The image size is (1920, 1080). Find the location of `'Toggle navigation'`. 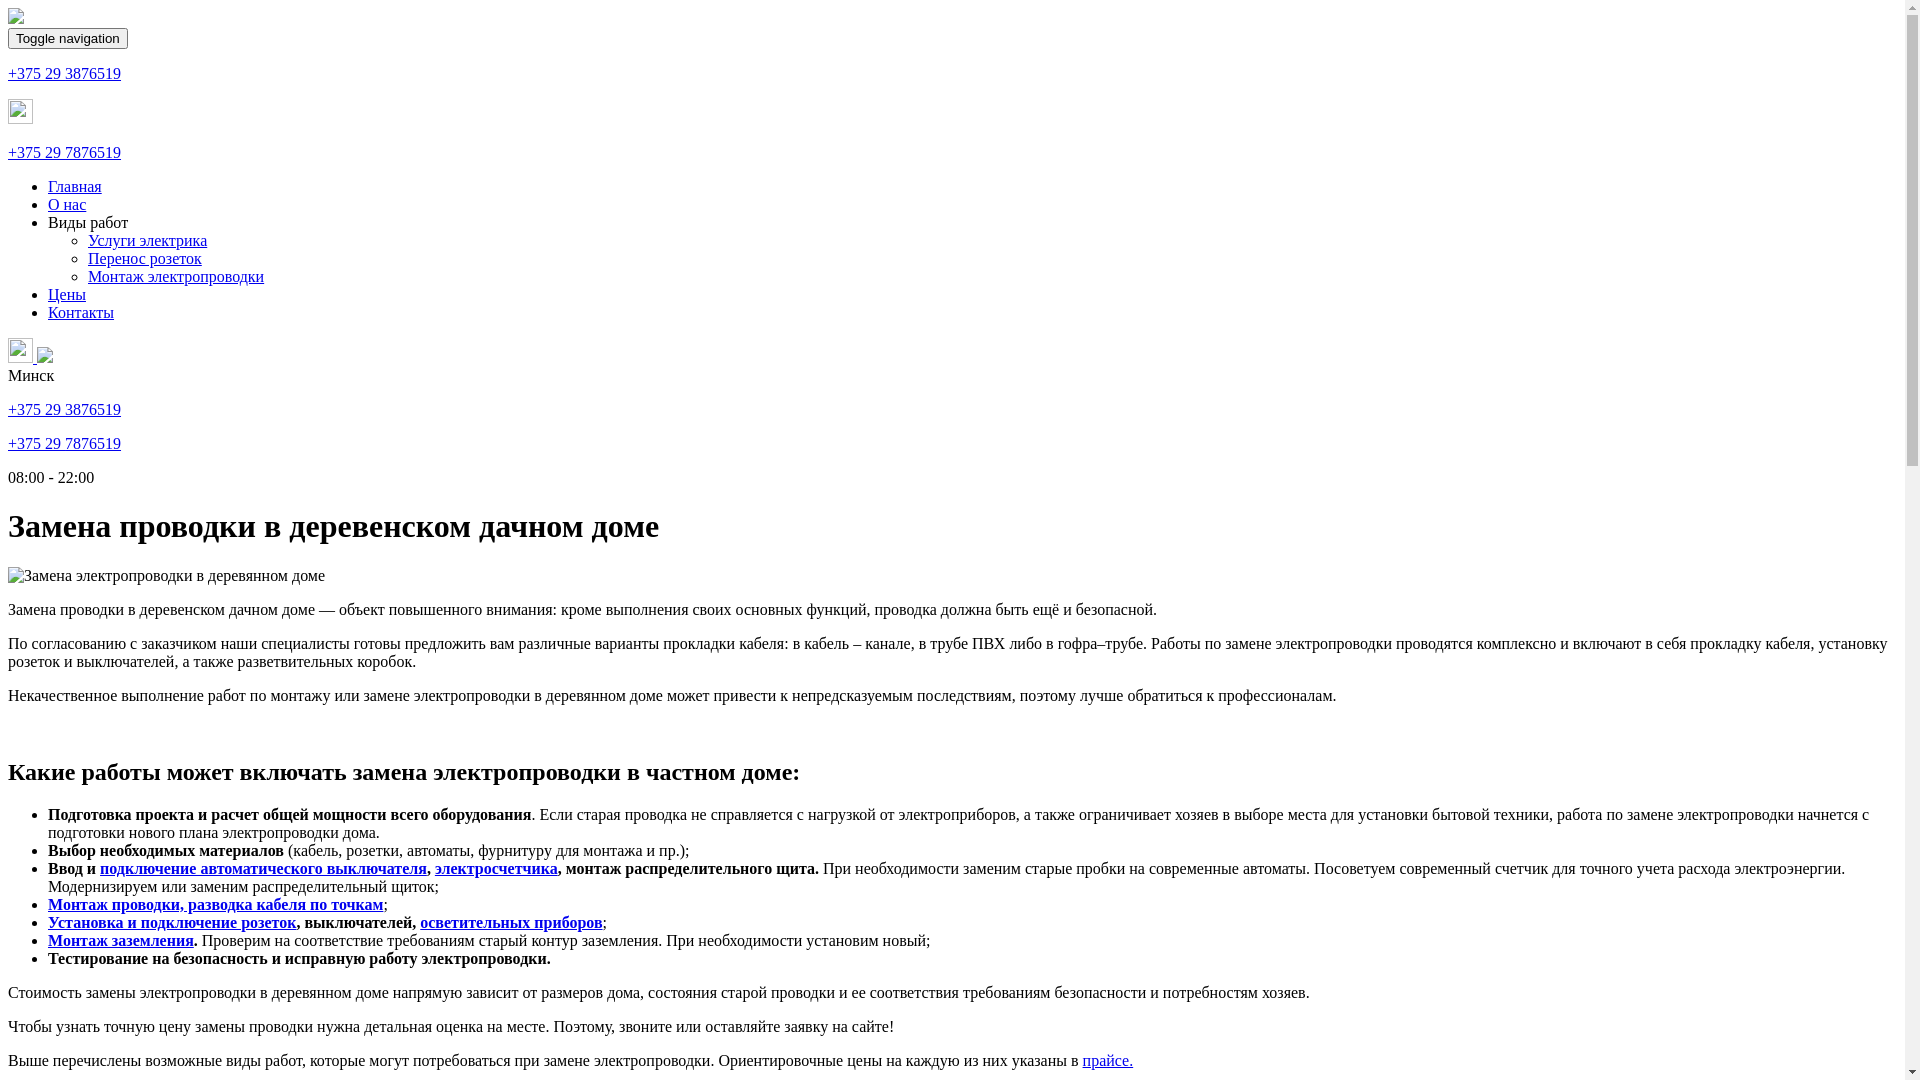

'Toggle navigation' is located at coordinates (67, 38).